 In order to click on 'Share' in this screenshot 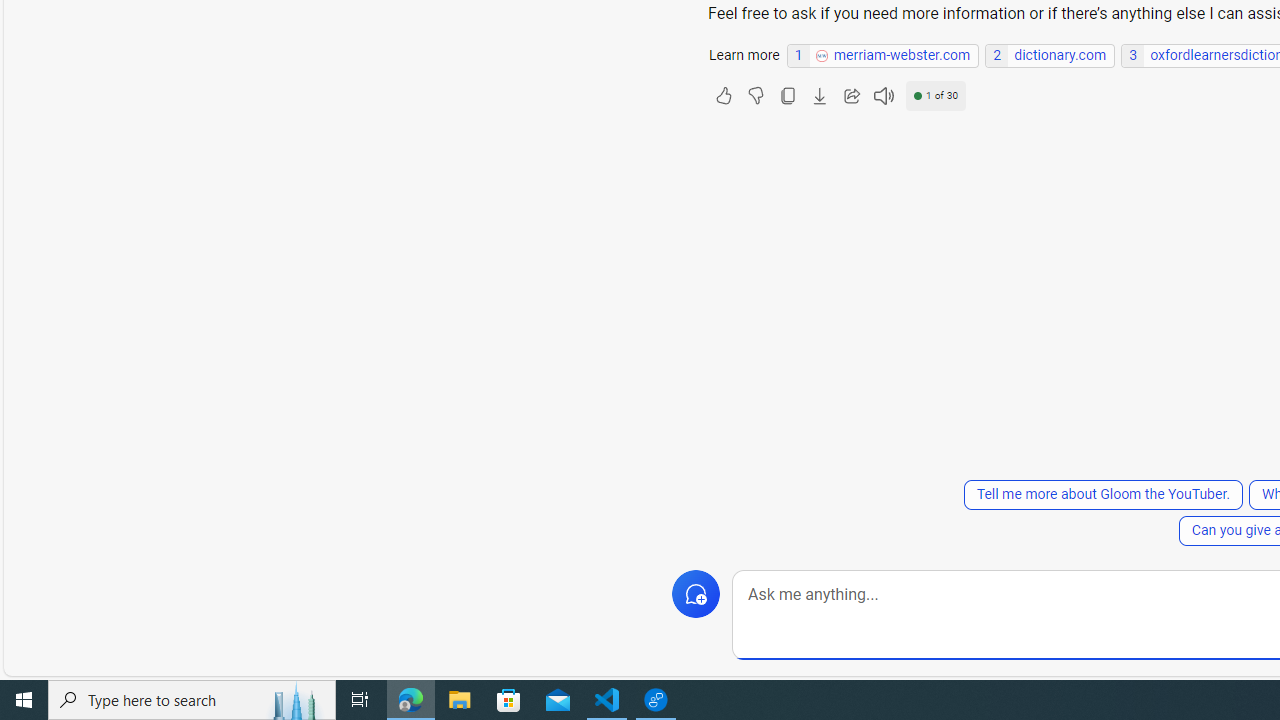, I will do `click(851, 96)`.